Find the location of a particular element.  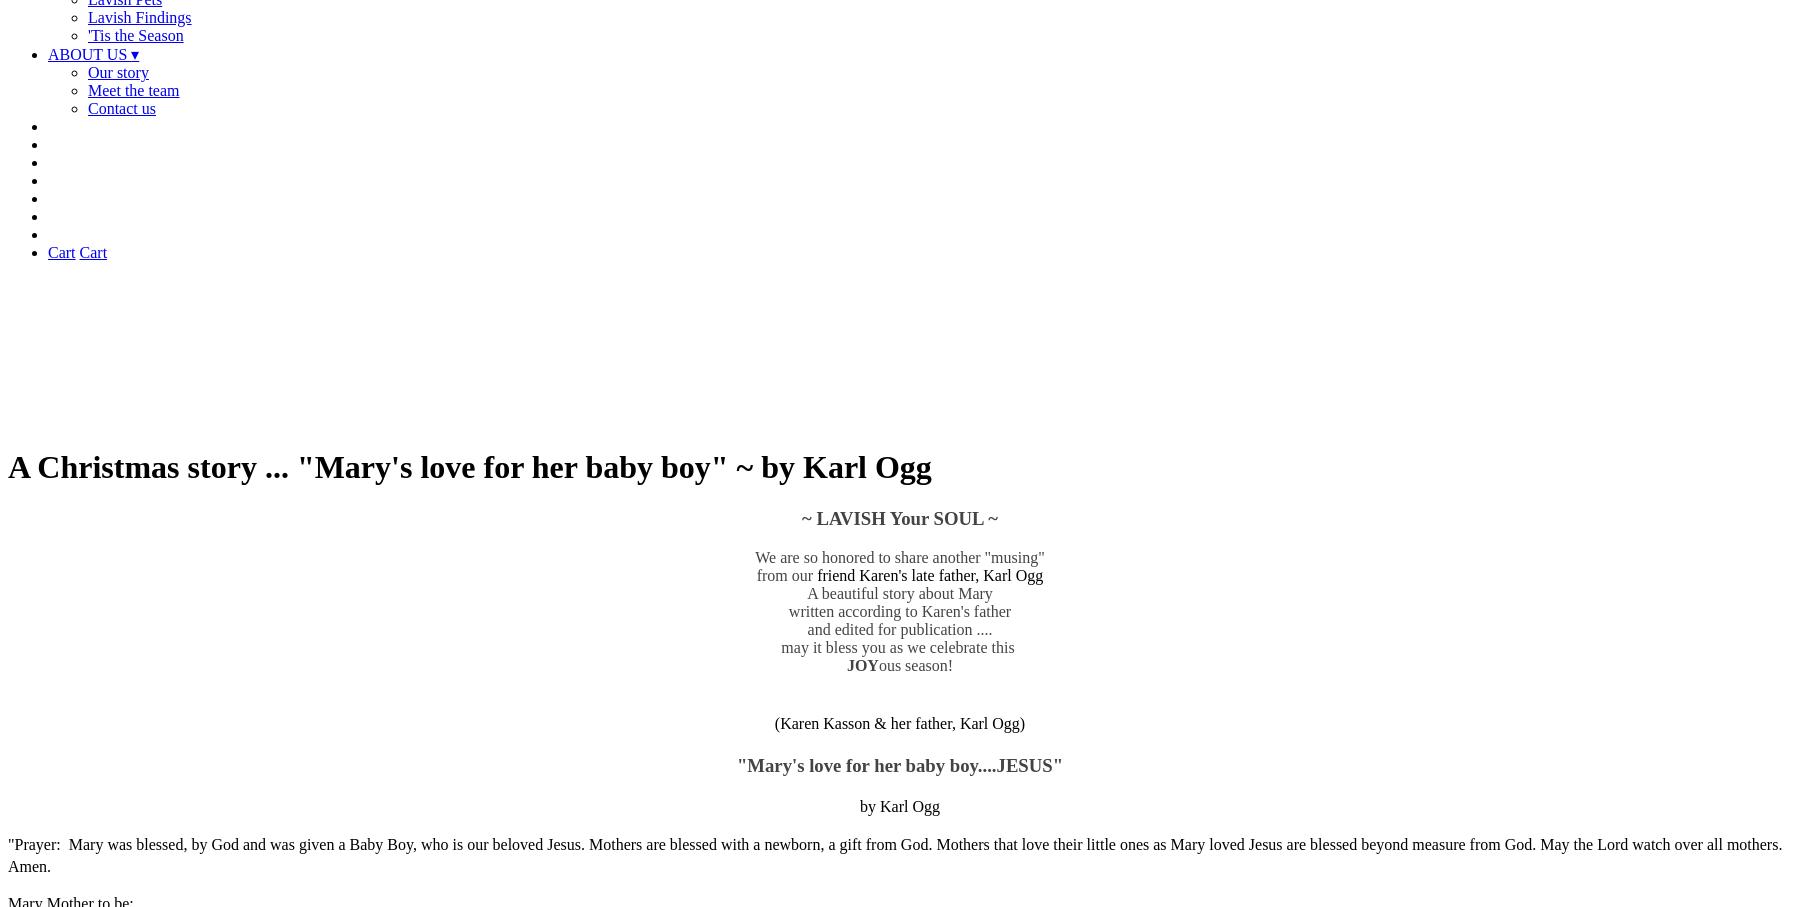

'by Karl Ogg' is located at coordinates (860, 805).